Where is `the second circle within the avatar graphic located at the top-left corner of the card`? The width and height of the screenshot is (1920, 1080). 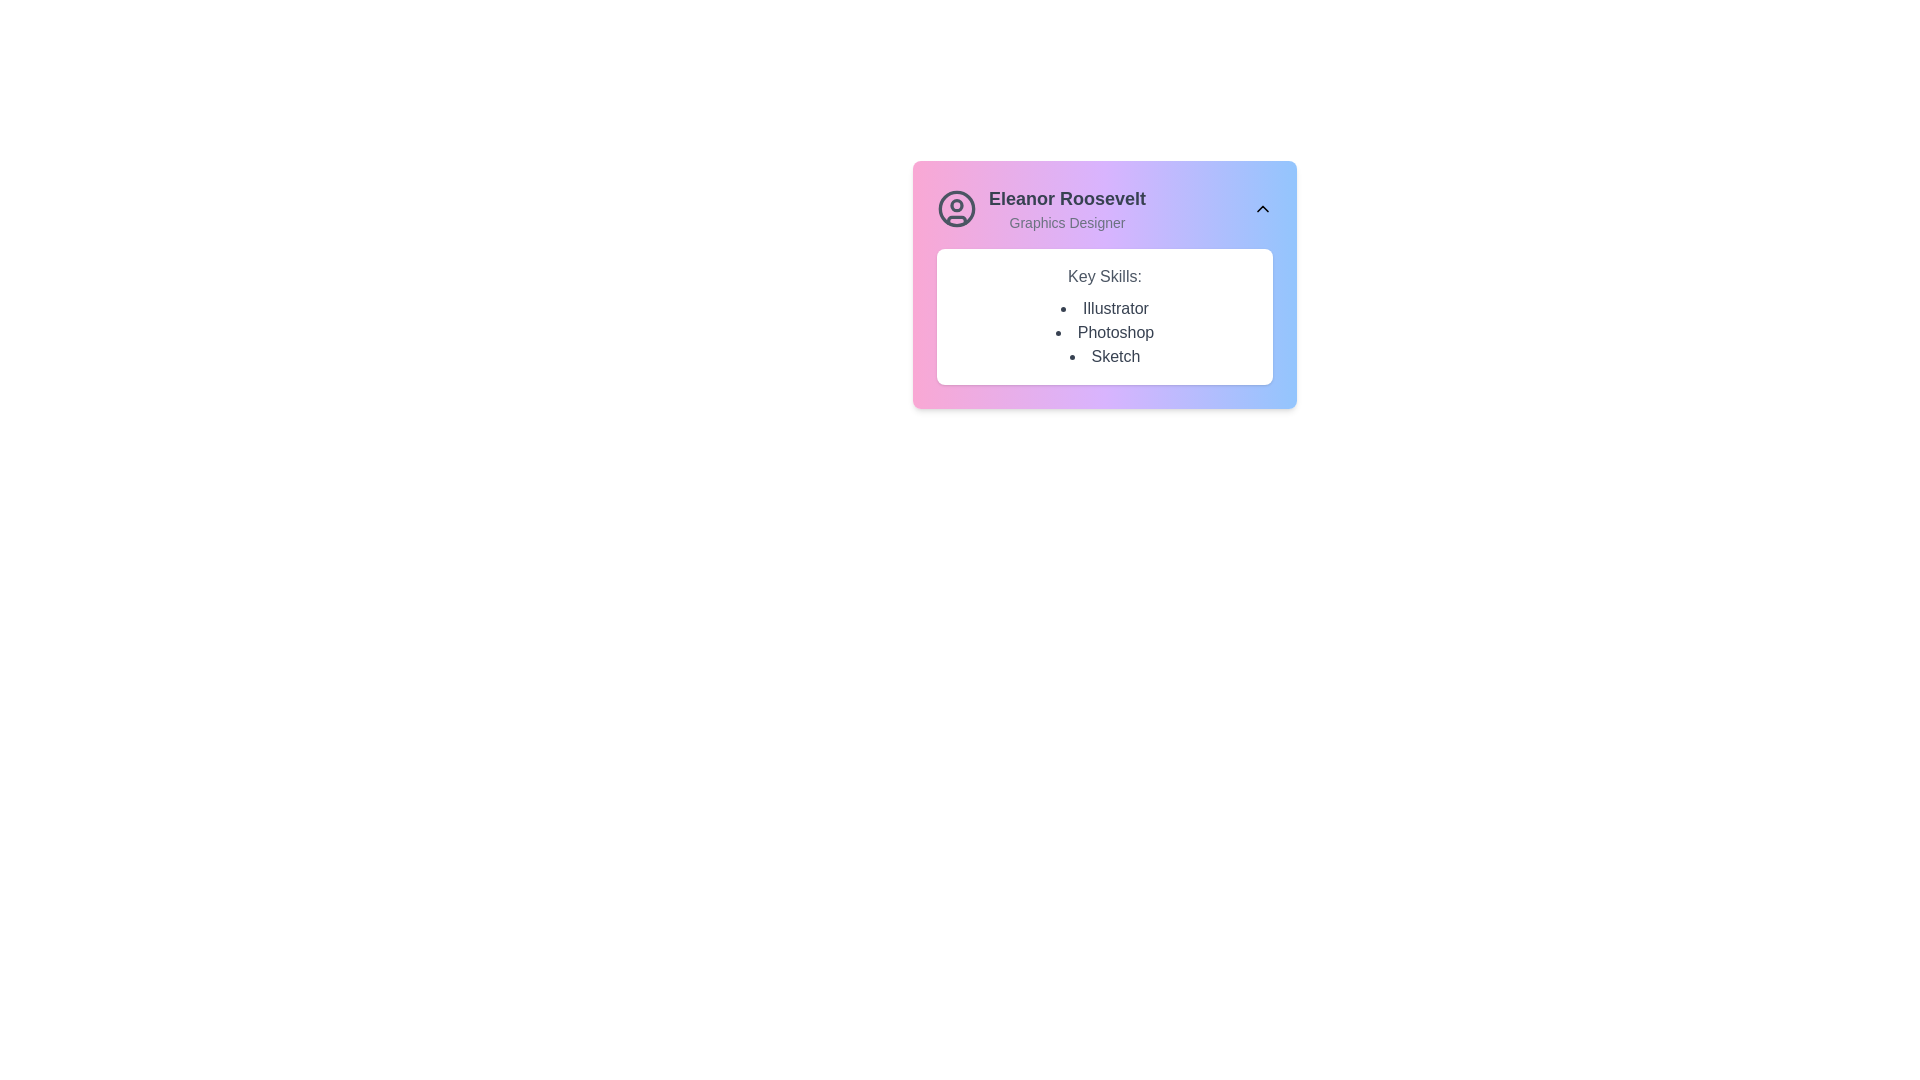
the second circle within the avatar graphic located at the top-left corner of the card is located at coordinates (955, 204).